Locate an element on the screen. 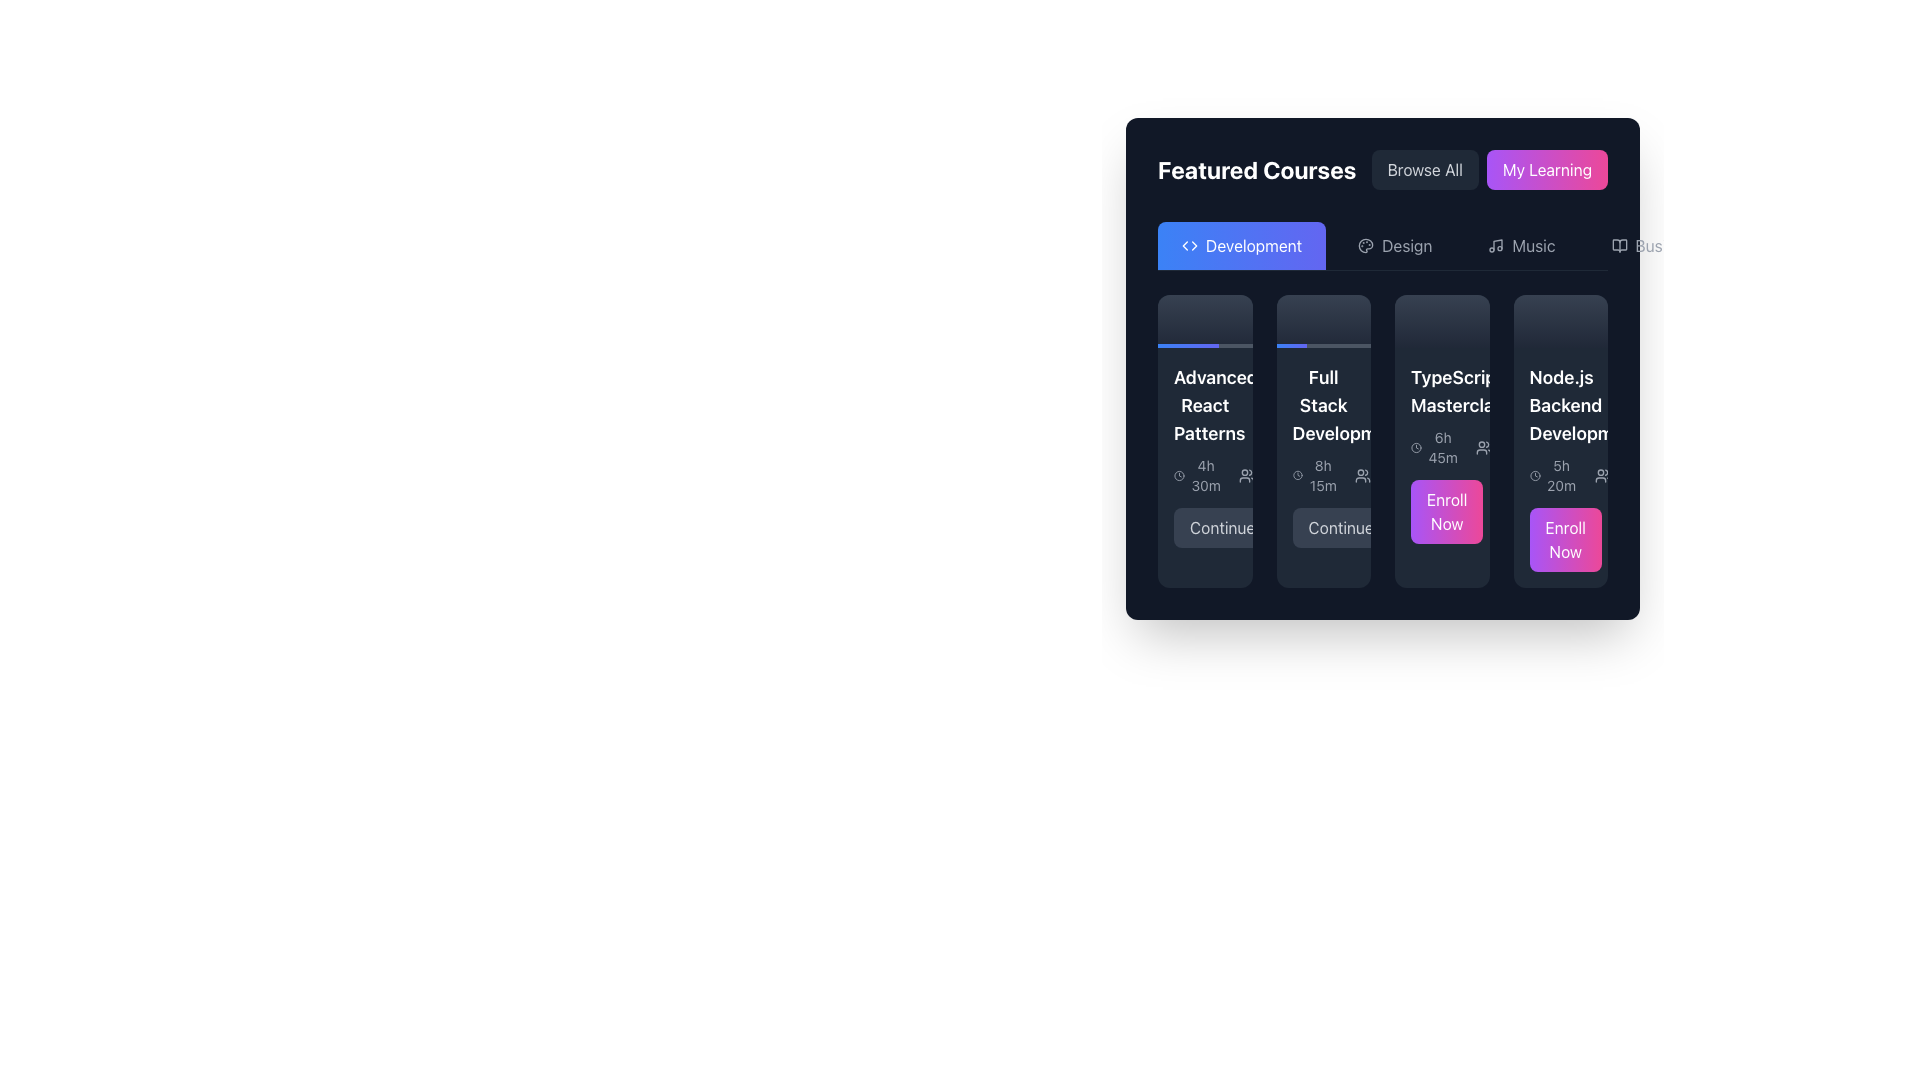 The height and width of the screenshot is (1080, 1920). the button at the bottom of the 'TypeScript Masterclass' card to enroll in the course is located at coordinates (1442, 511).